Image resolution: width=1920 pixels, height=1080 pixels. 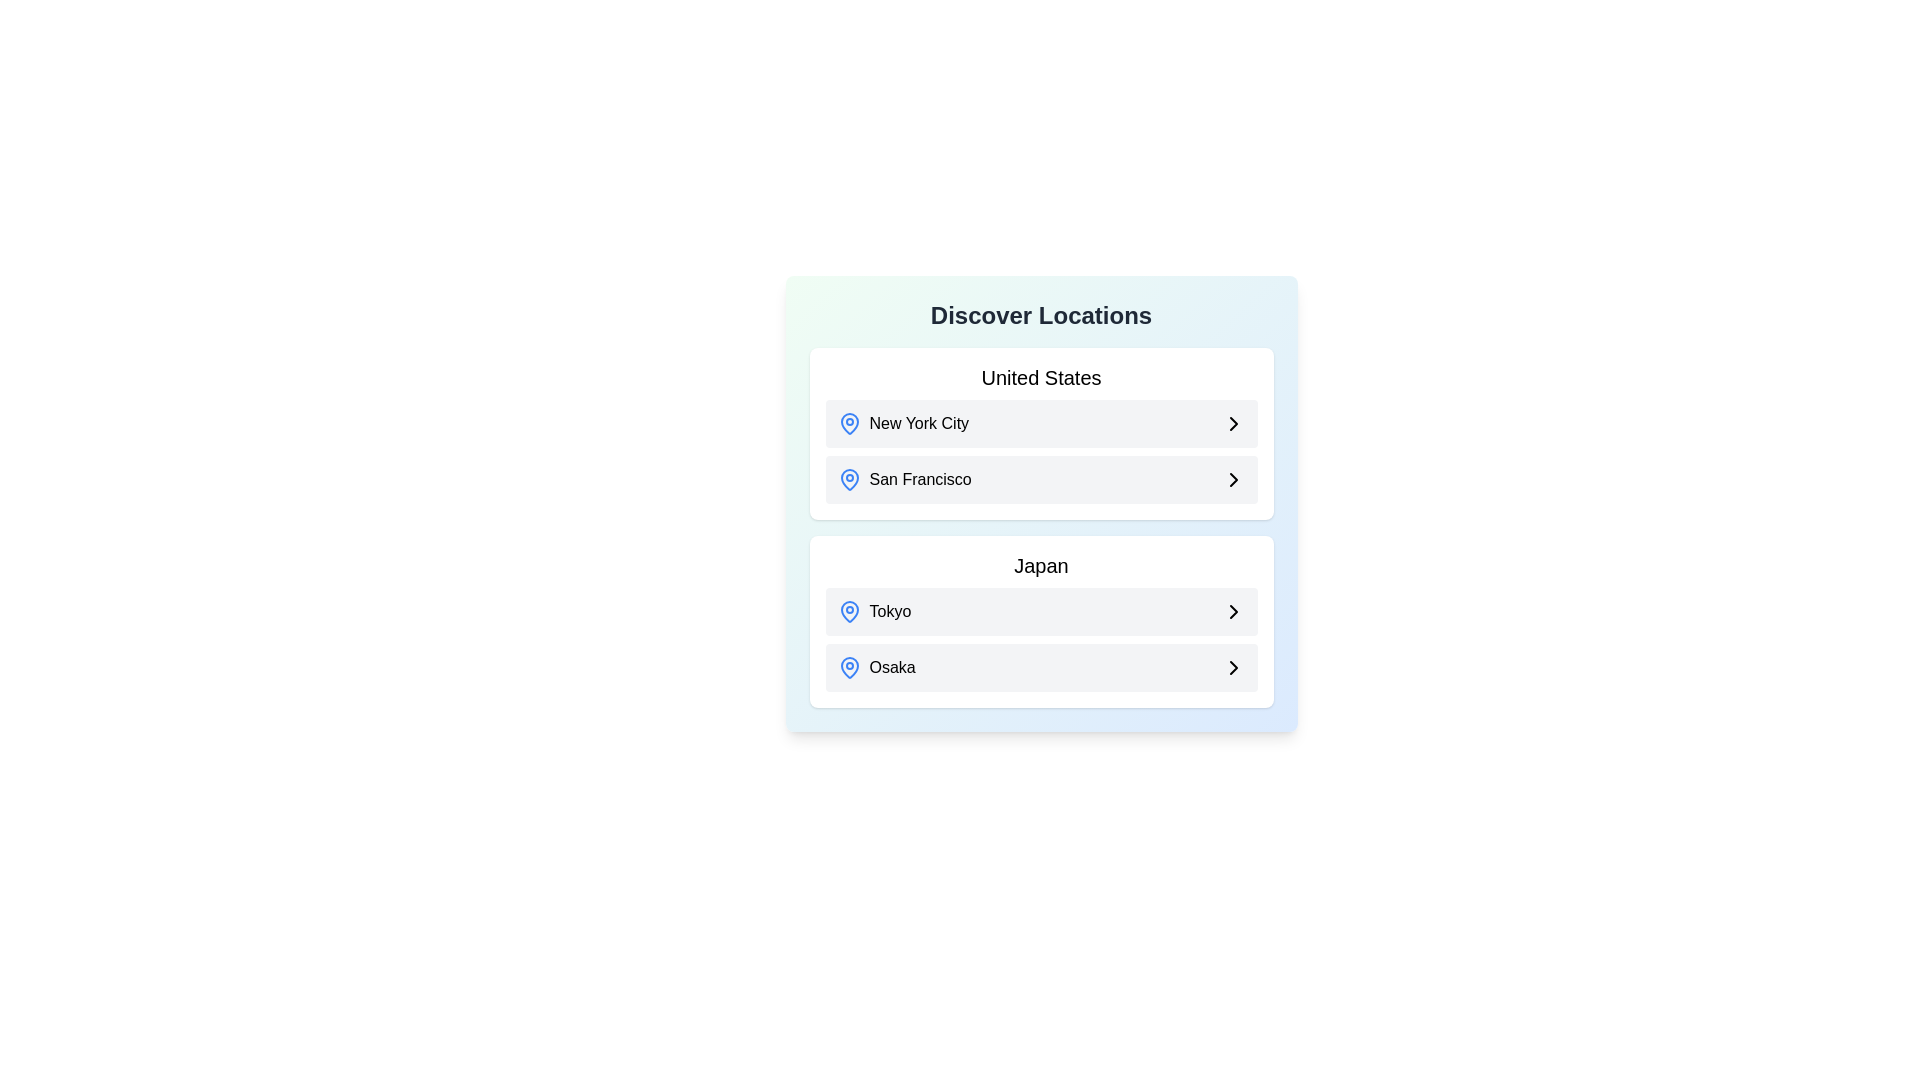 I want to click on the 'New York City' selectable location element located in the top section of the middle card under the title 'United States', so click(x=902, y=423).